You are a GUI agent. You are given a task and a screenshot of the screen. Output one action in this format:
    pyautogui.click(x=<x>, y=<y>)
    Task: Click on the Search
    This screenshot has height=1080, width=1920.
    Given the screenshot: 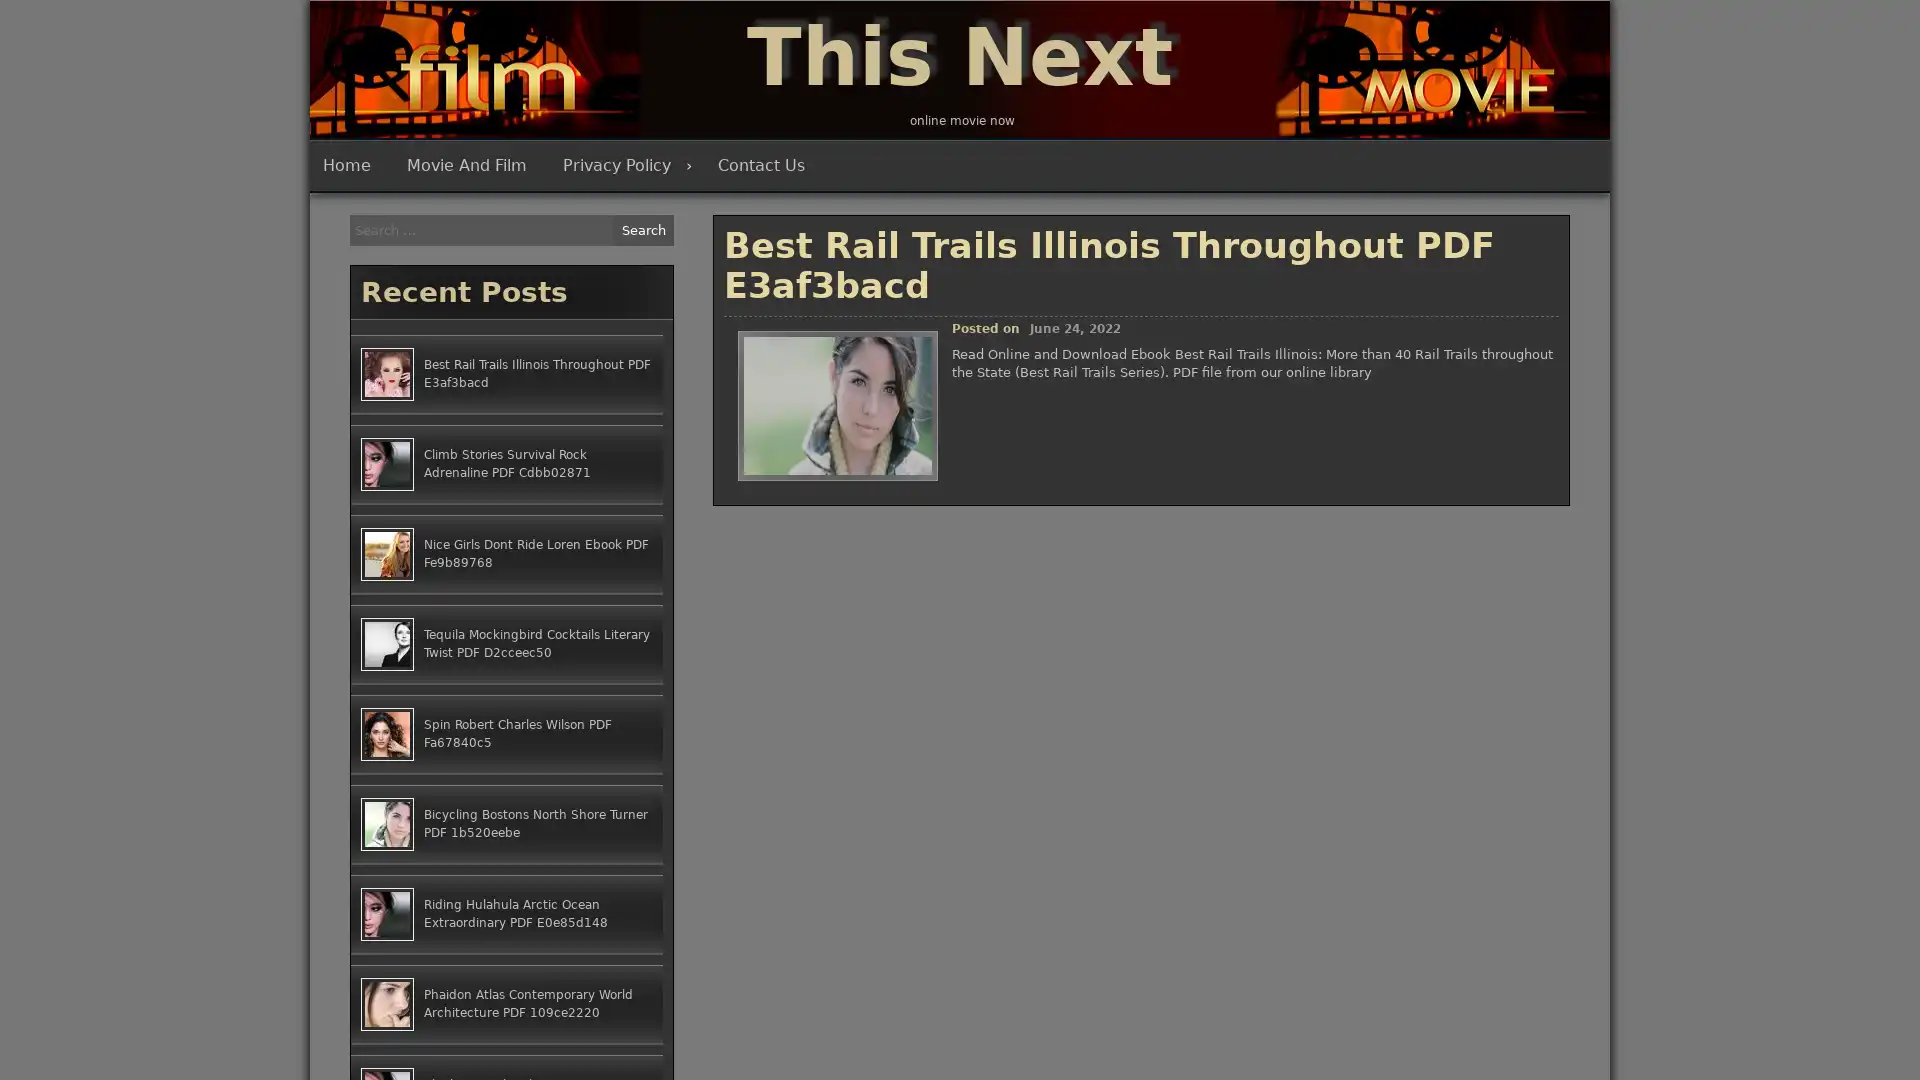 What is the action you would take?
    pyautogui.click(x=643, y=229)
    